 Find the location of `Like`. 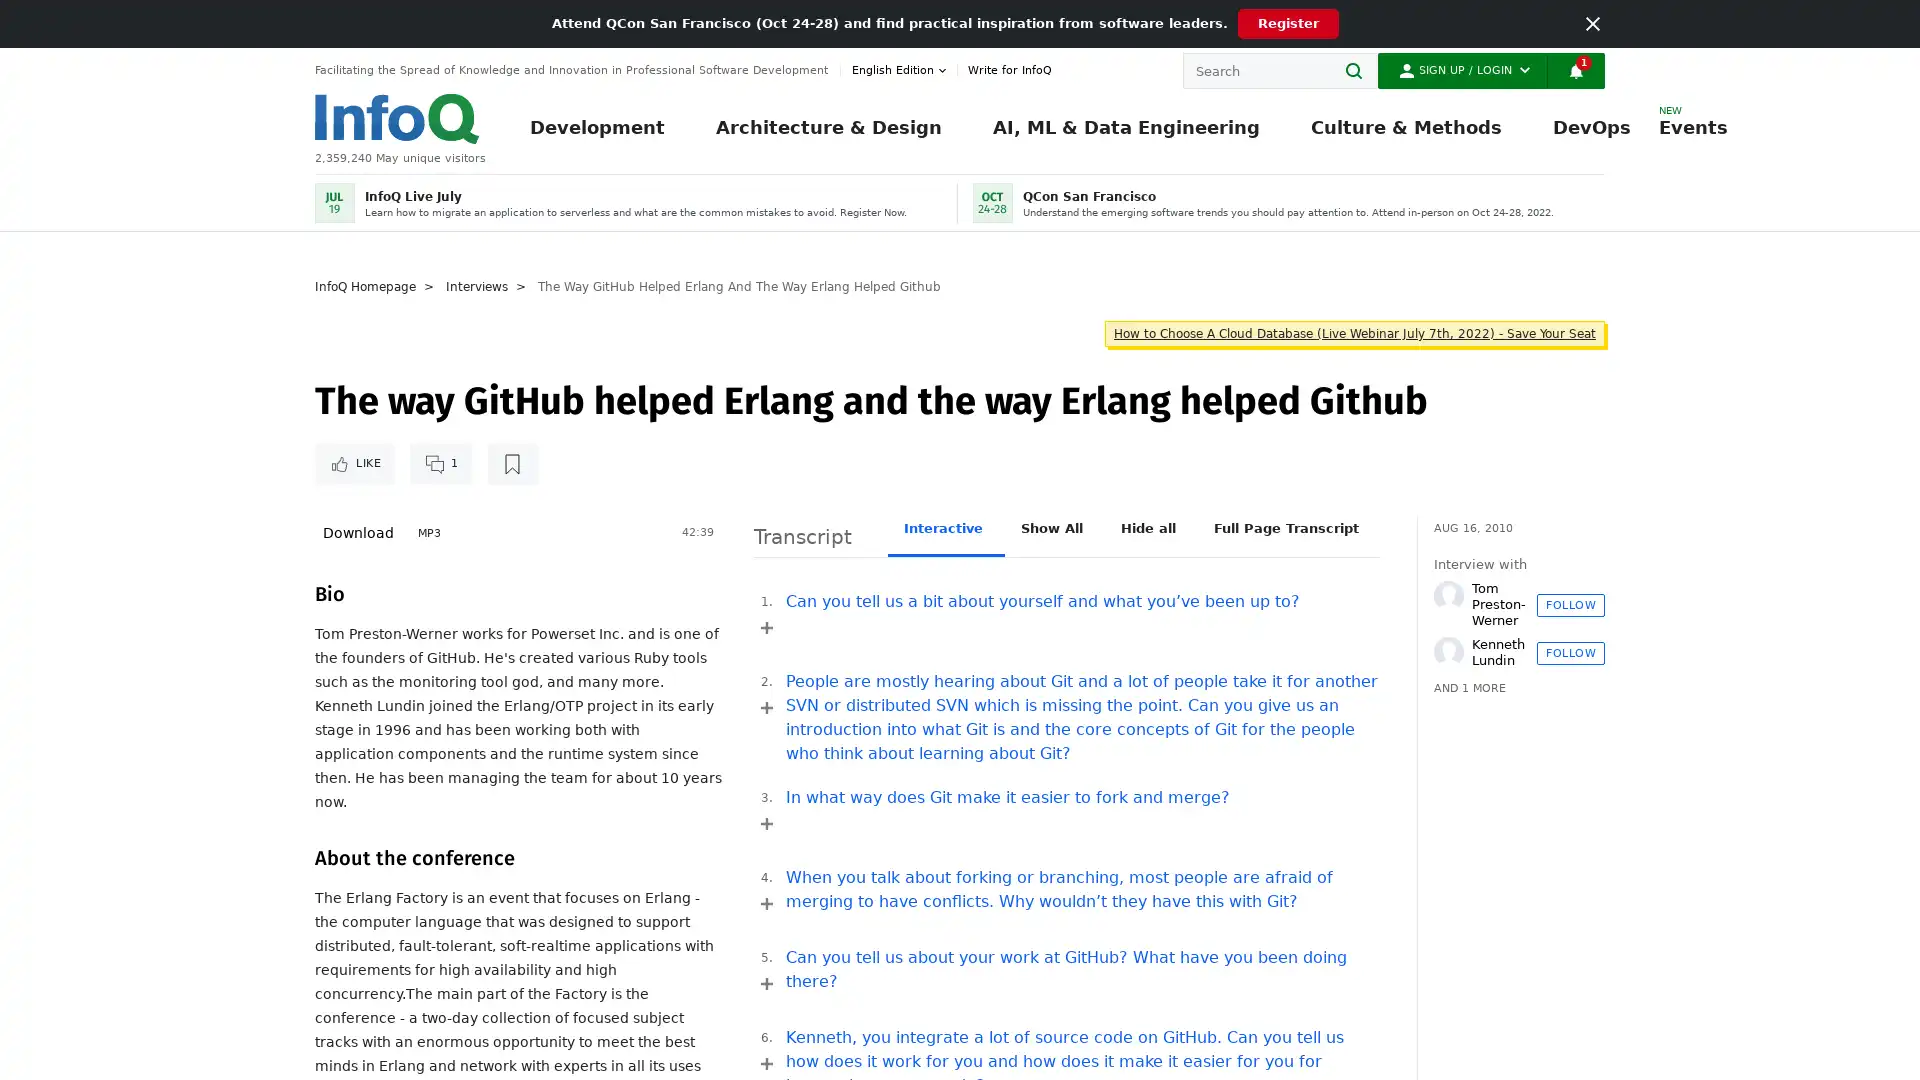

Like is located at coordinates (354, 463).